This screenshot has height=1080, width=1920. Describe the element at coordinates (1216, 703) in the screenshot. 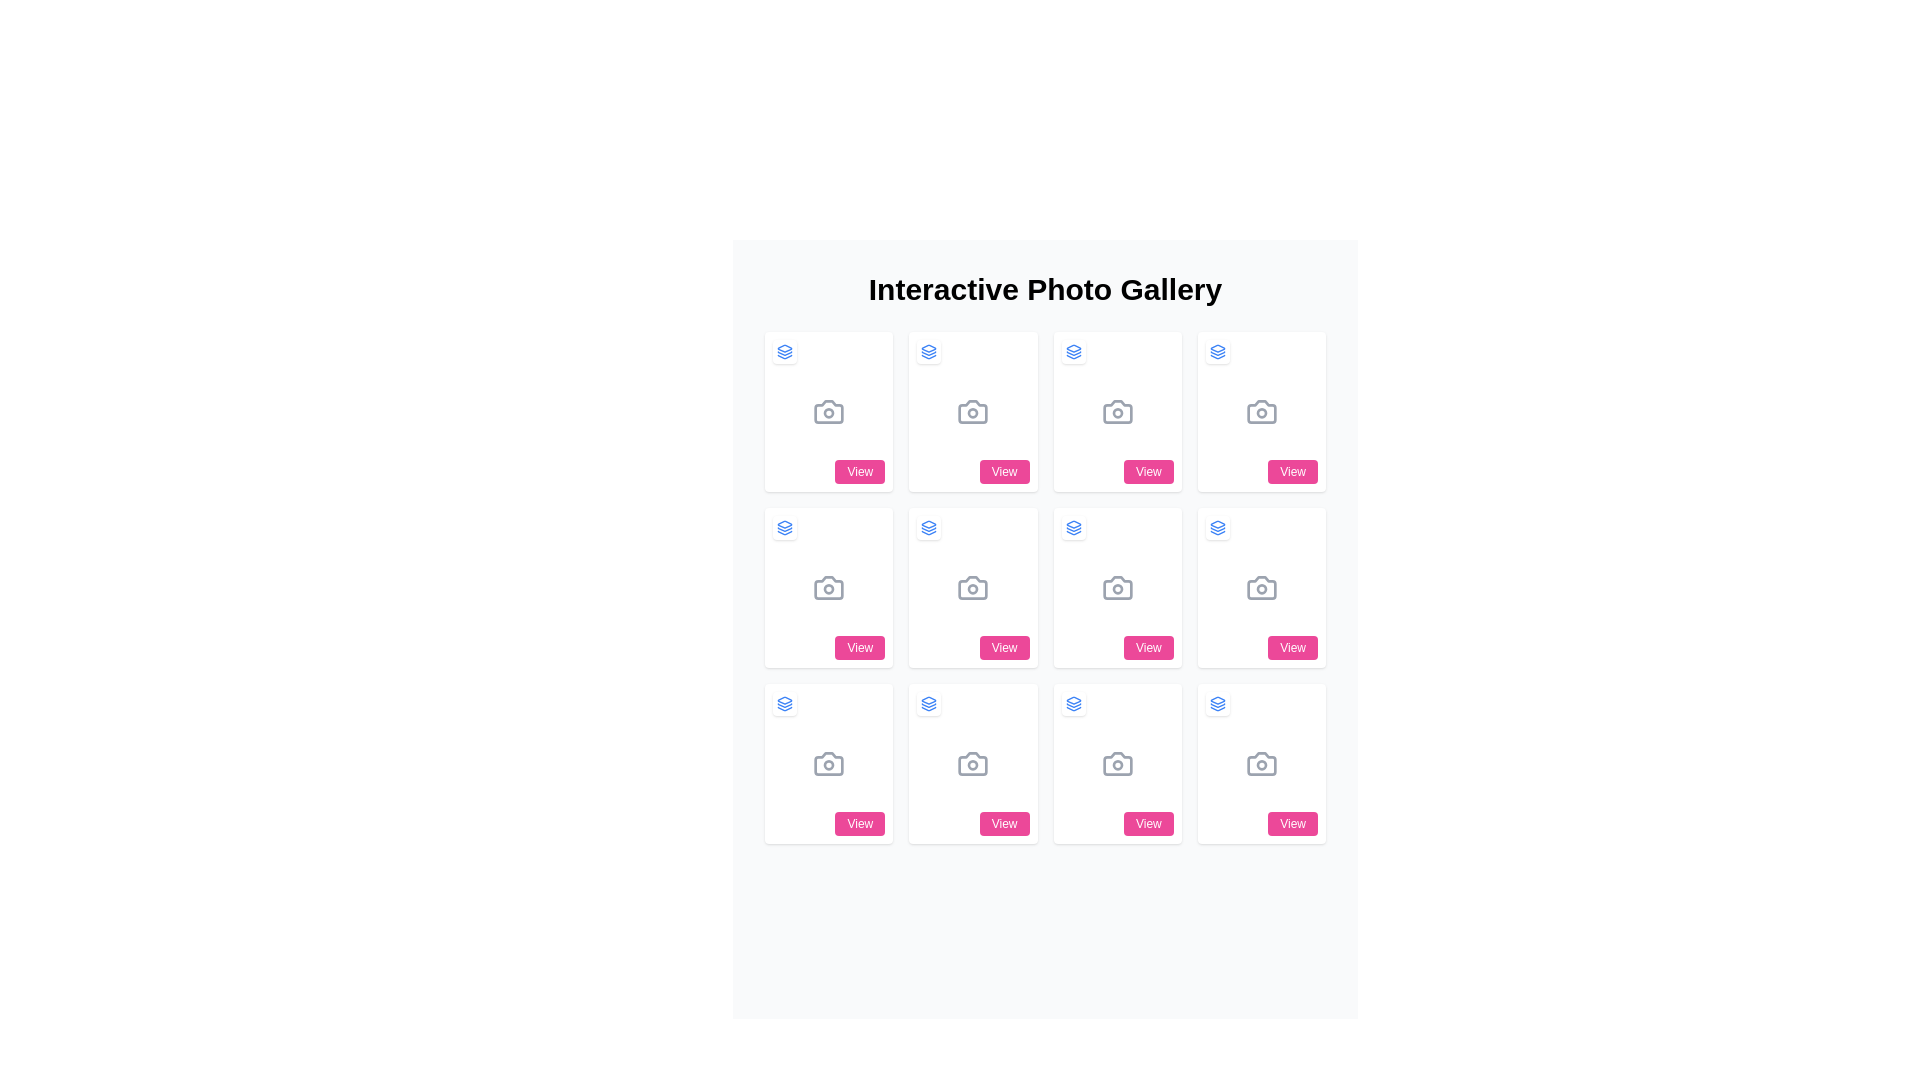

I see `the decorative icon located at the top-left corner of the white card, which serves as a visual identifier for the content category` at that location.